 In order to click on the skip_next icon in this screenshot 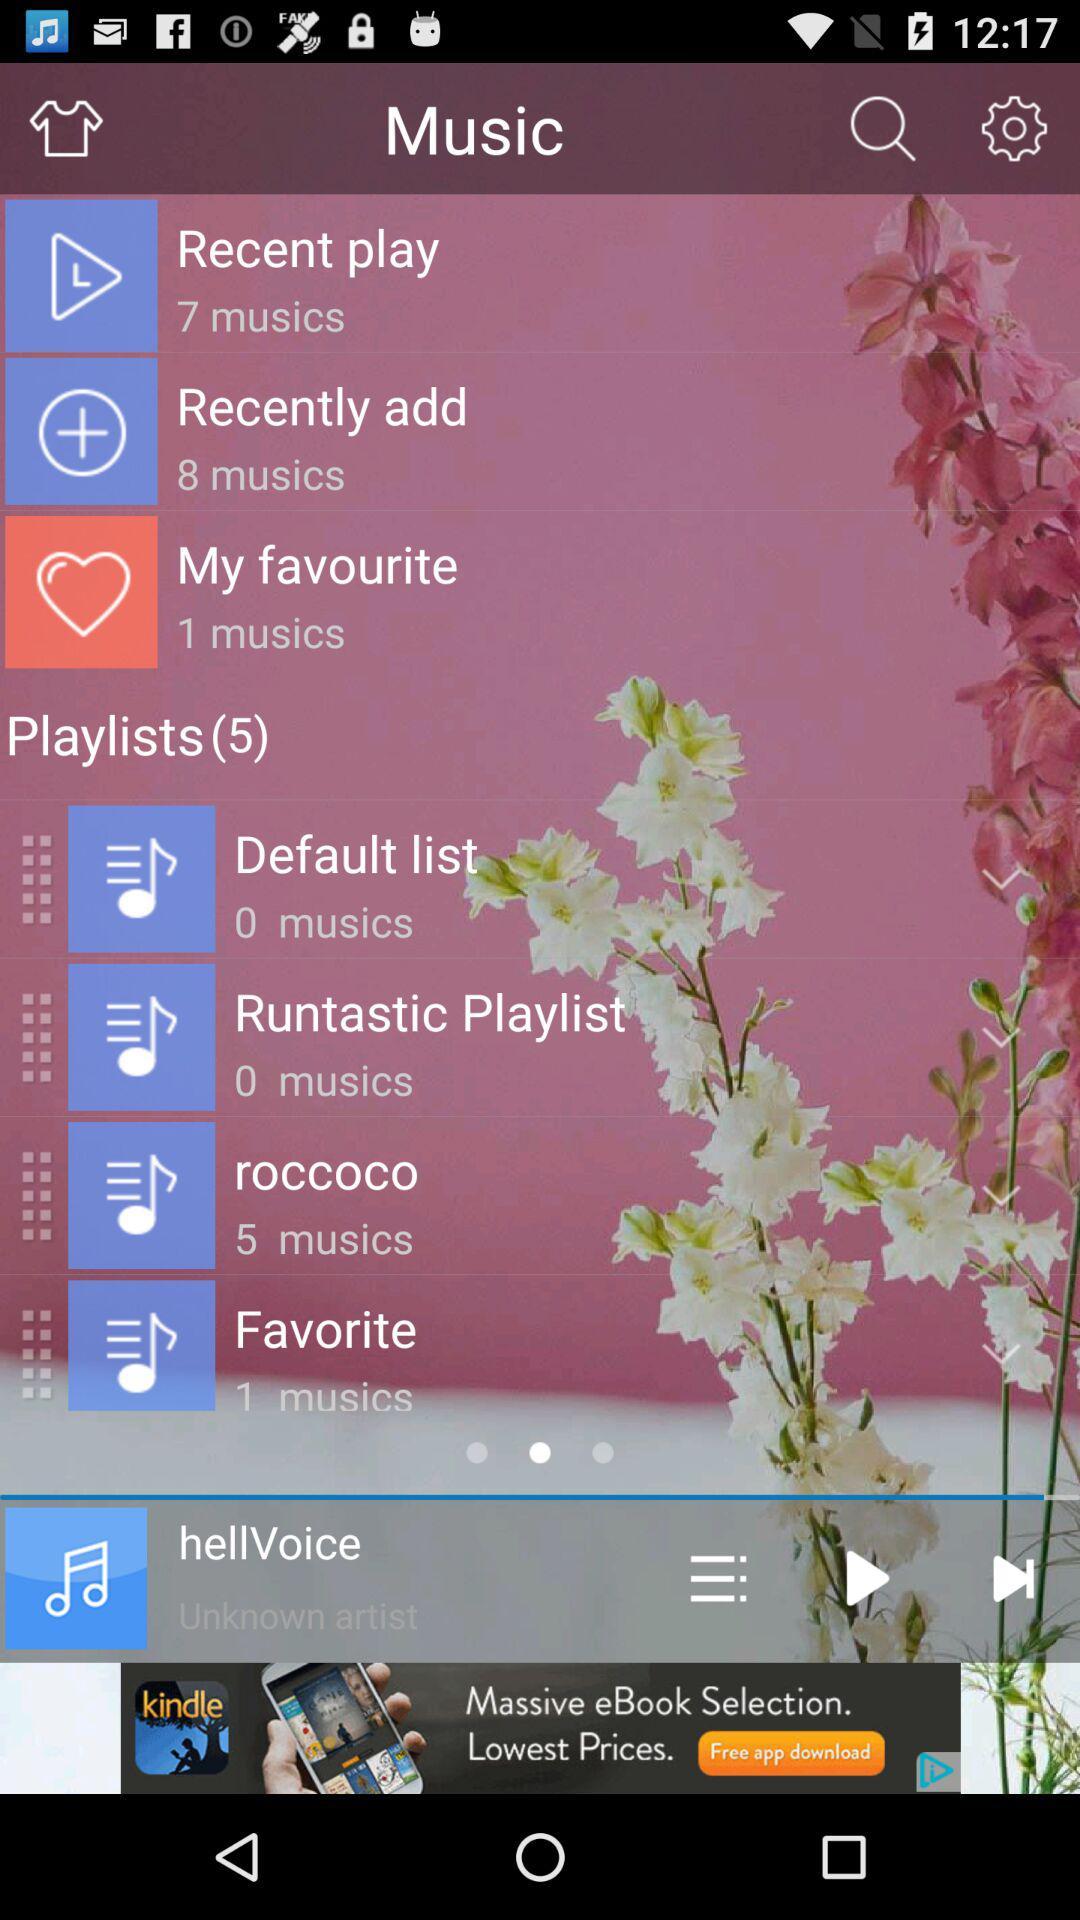, I will do `click(1012, 1688)`.